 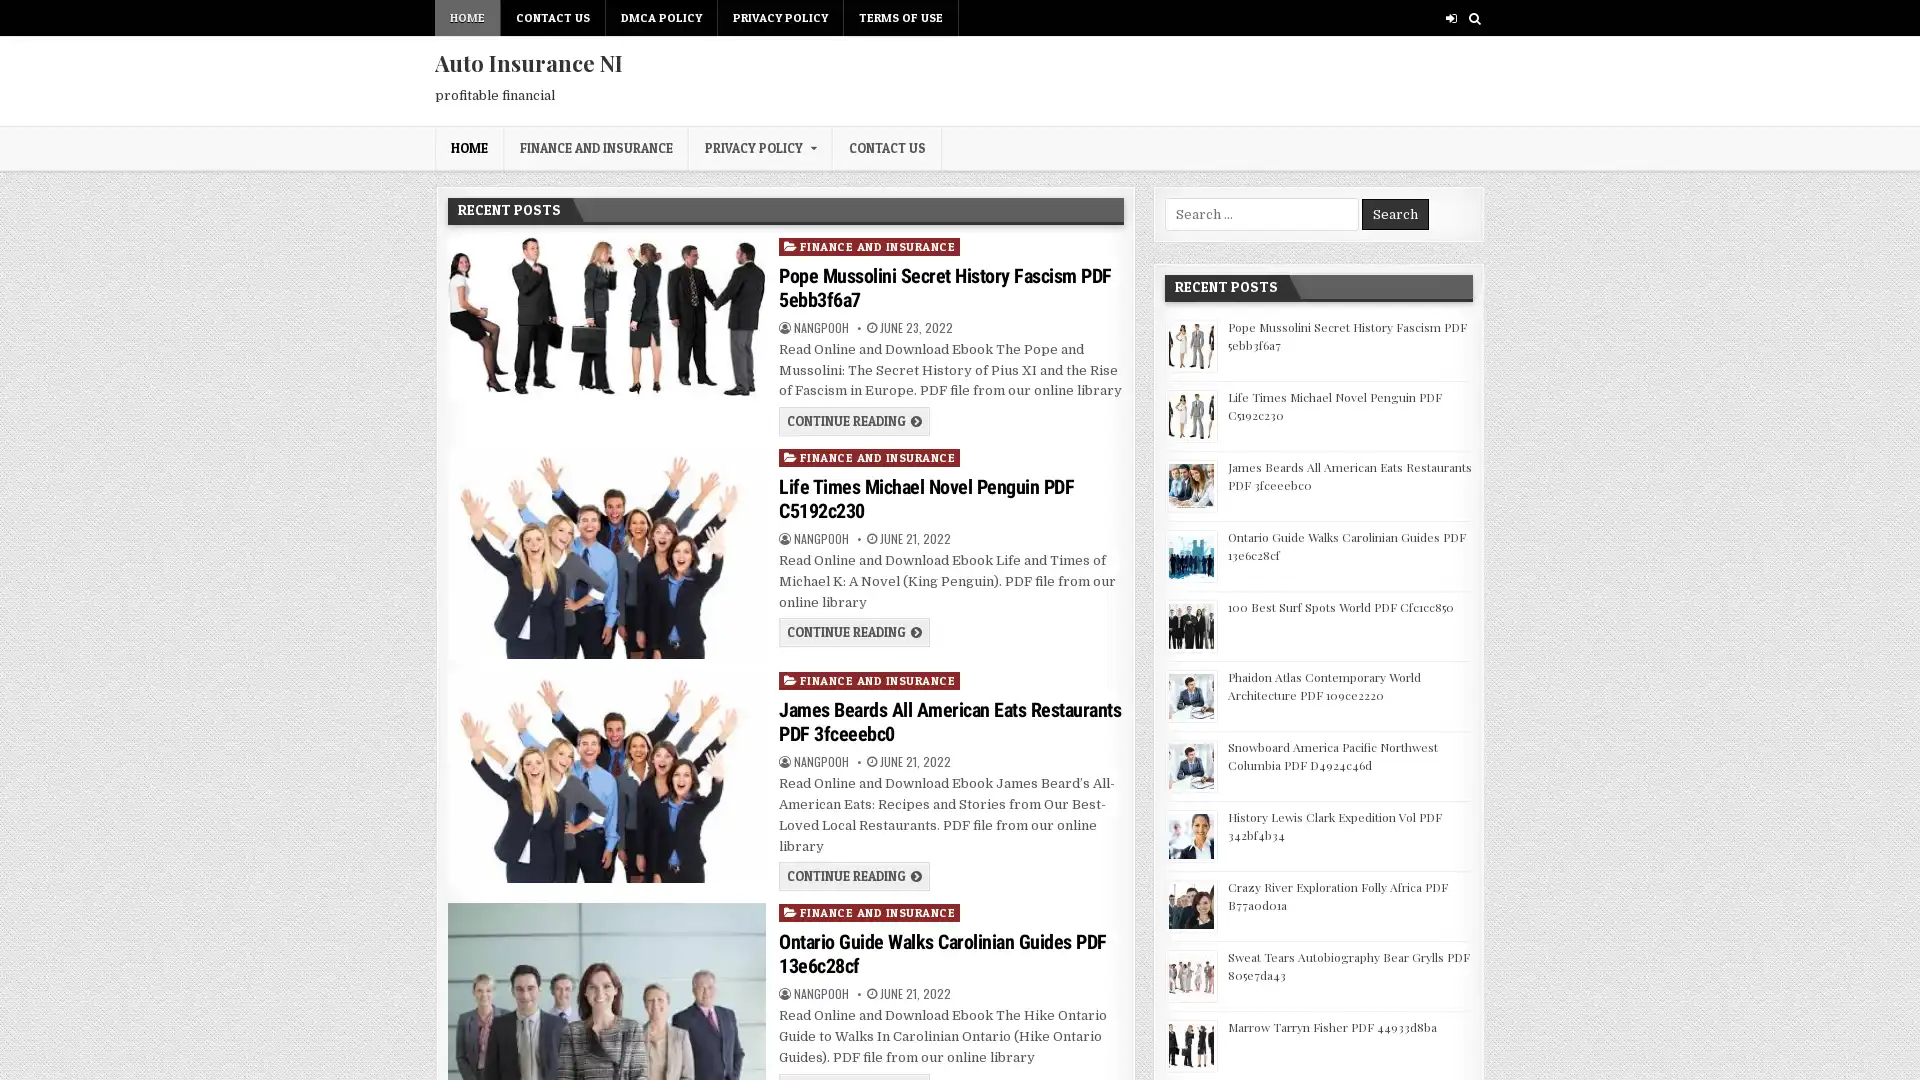 I want to click on Search, so click(x=1394, y=214).